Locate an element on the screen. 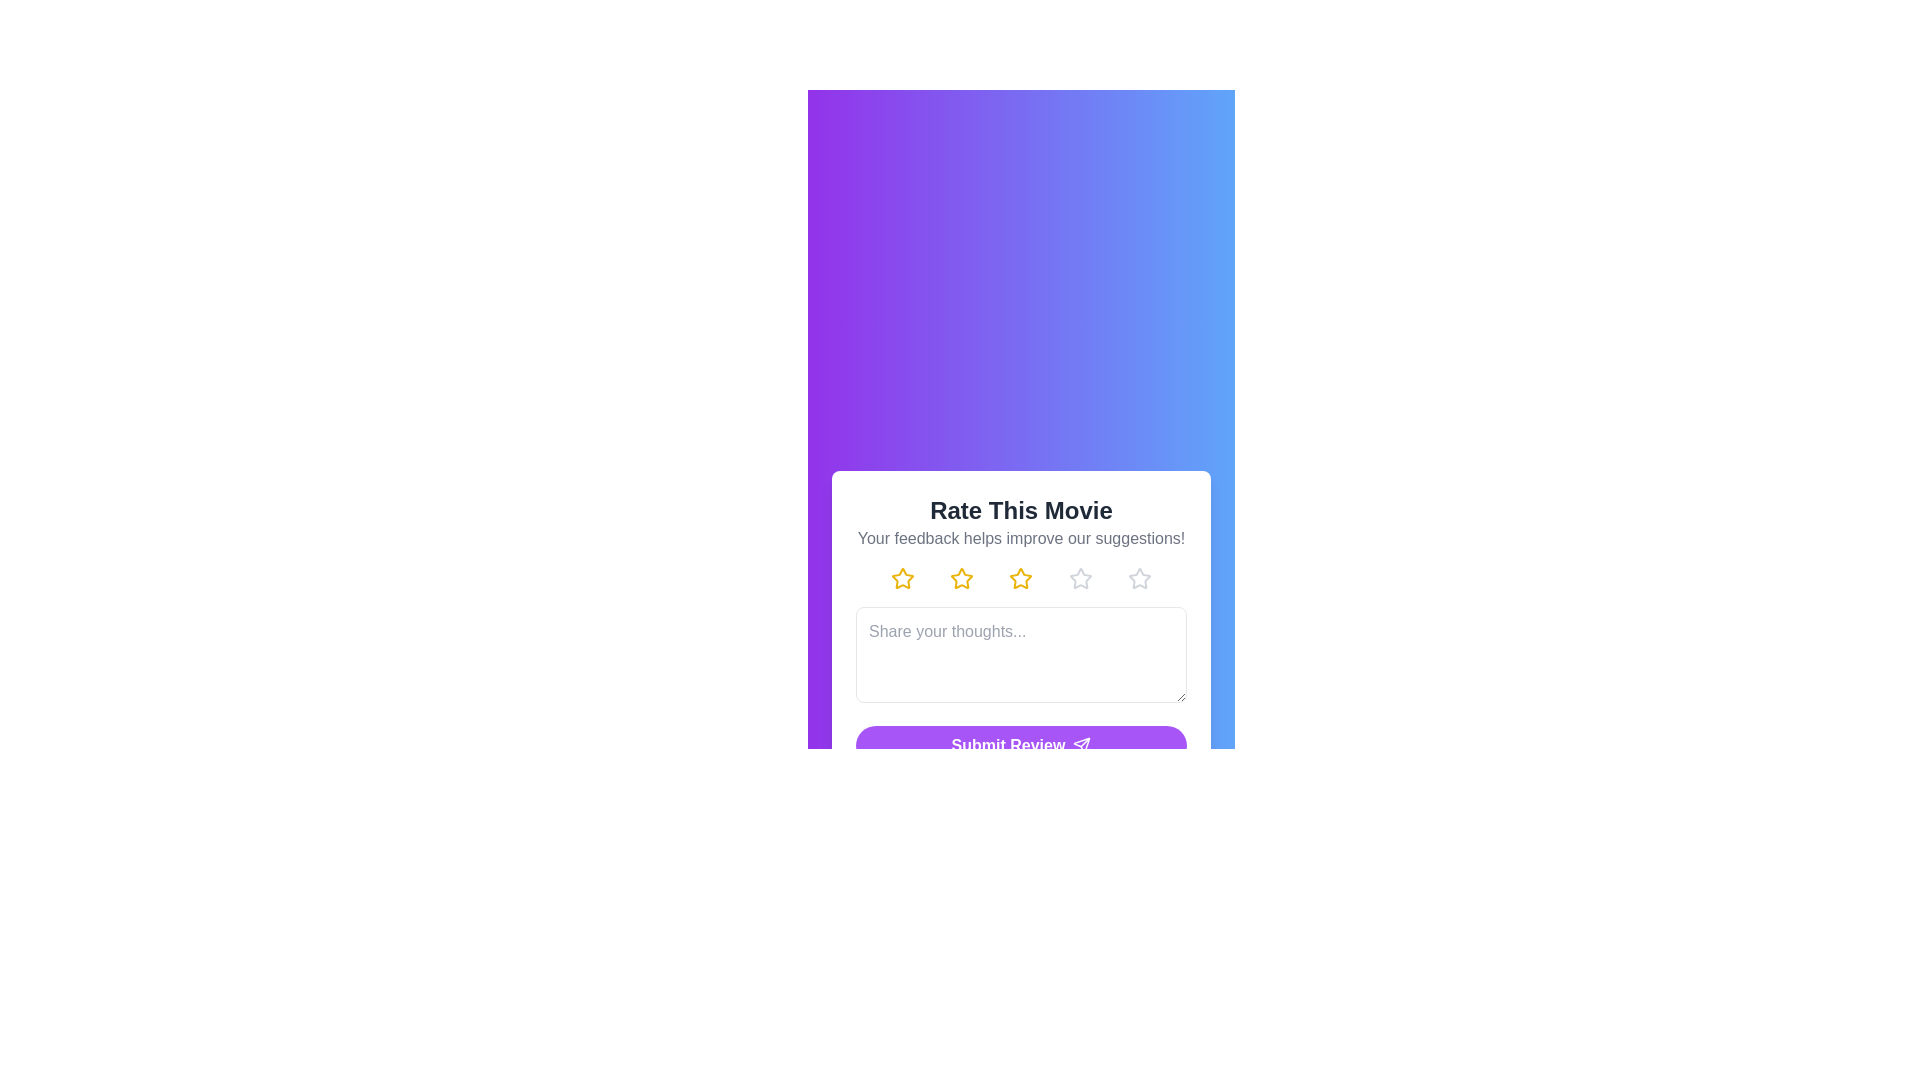  the submit review button located at the bottom of the card-like panel is located at coordinates (1021, 745).